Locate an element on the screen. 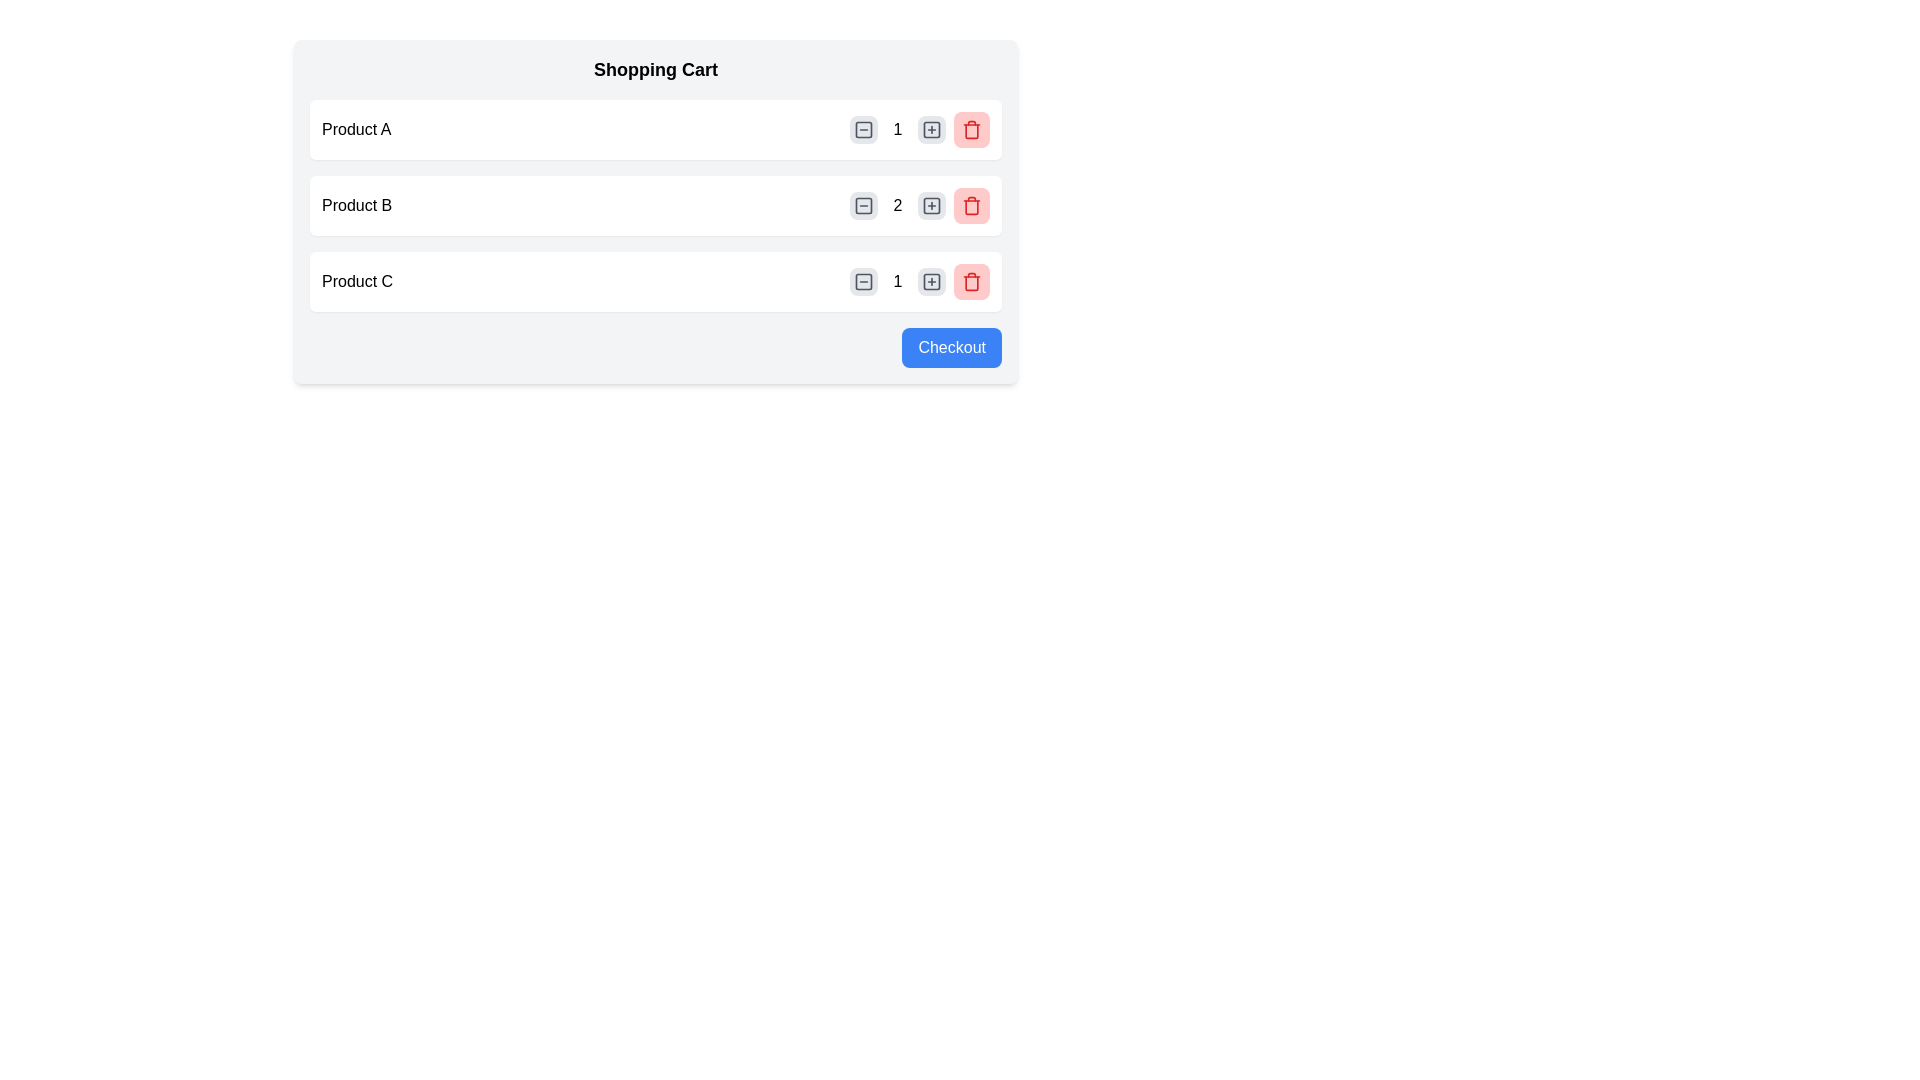 The height and width of the screenshot is (1080, 1920). the square button with a '+' symbol, located to the right of the '2' text and to the left of the trash icon button in the shopping cart interface is located at coordinates (930, 205).